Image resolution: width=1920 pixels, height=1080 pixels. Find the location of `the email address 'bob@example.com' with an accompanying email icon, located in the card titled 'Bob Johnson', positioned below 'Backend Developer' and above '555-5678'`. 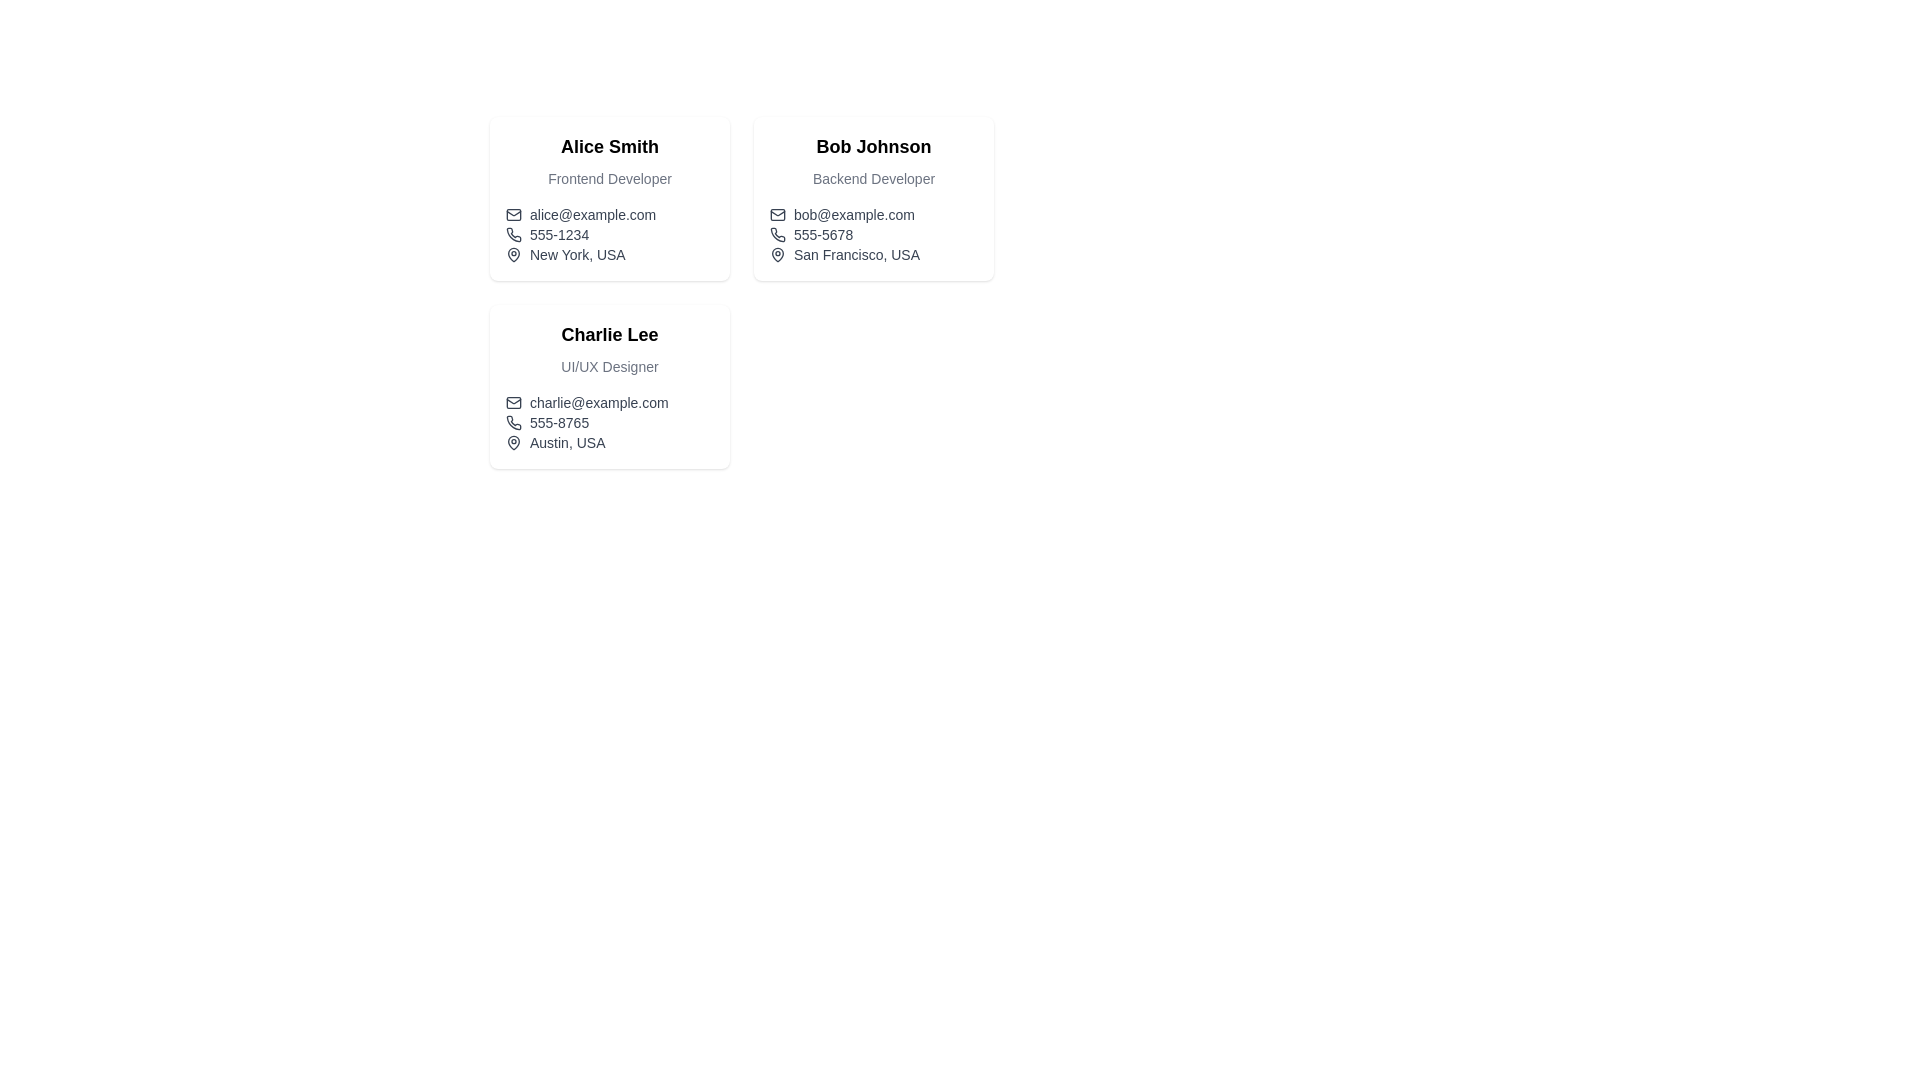

the email address 'bob@example.com' with an accompanying email icon, located in the card titled 'Bob Johnson', positioned below 'Backend Developer' and above '555-5678' is located at coordinates (873, 215).